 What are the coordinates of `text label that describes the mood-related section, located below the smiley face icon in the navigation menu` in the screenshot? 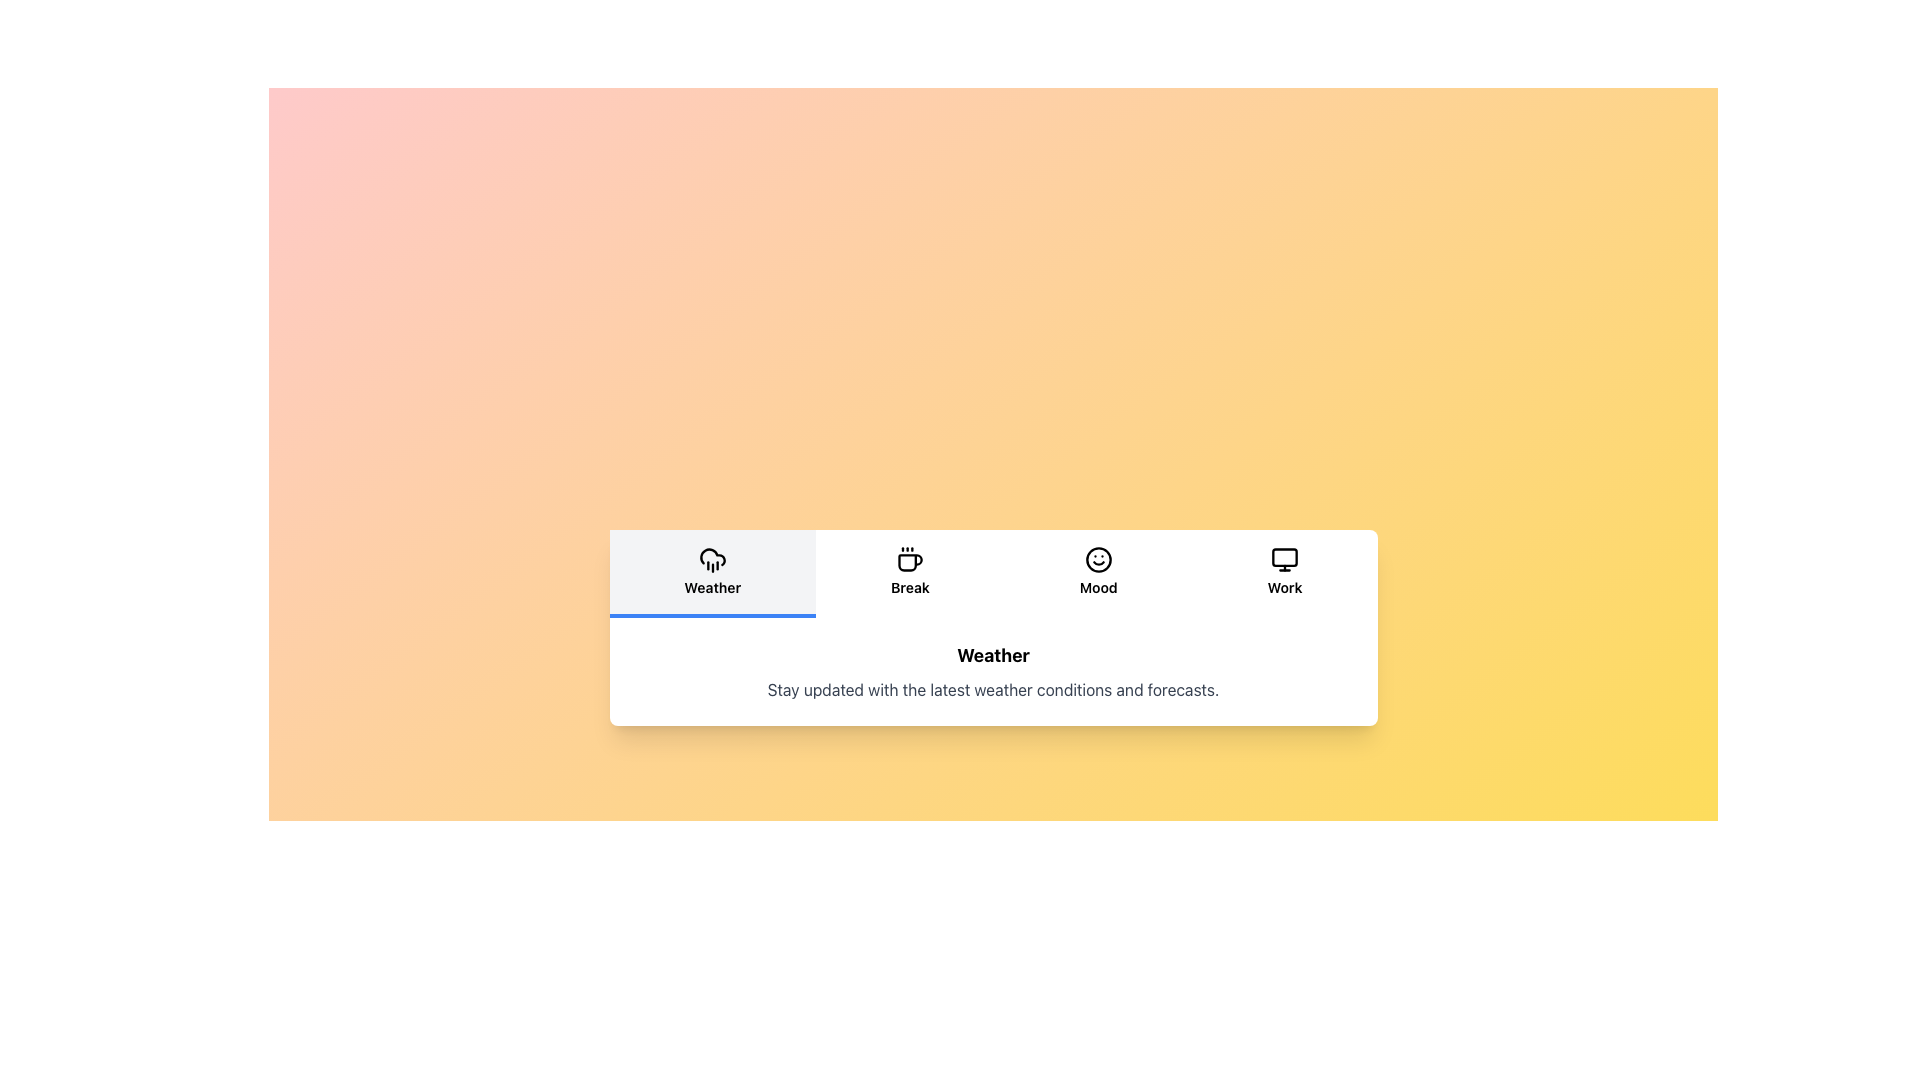 It's located at (1097, 586).